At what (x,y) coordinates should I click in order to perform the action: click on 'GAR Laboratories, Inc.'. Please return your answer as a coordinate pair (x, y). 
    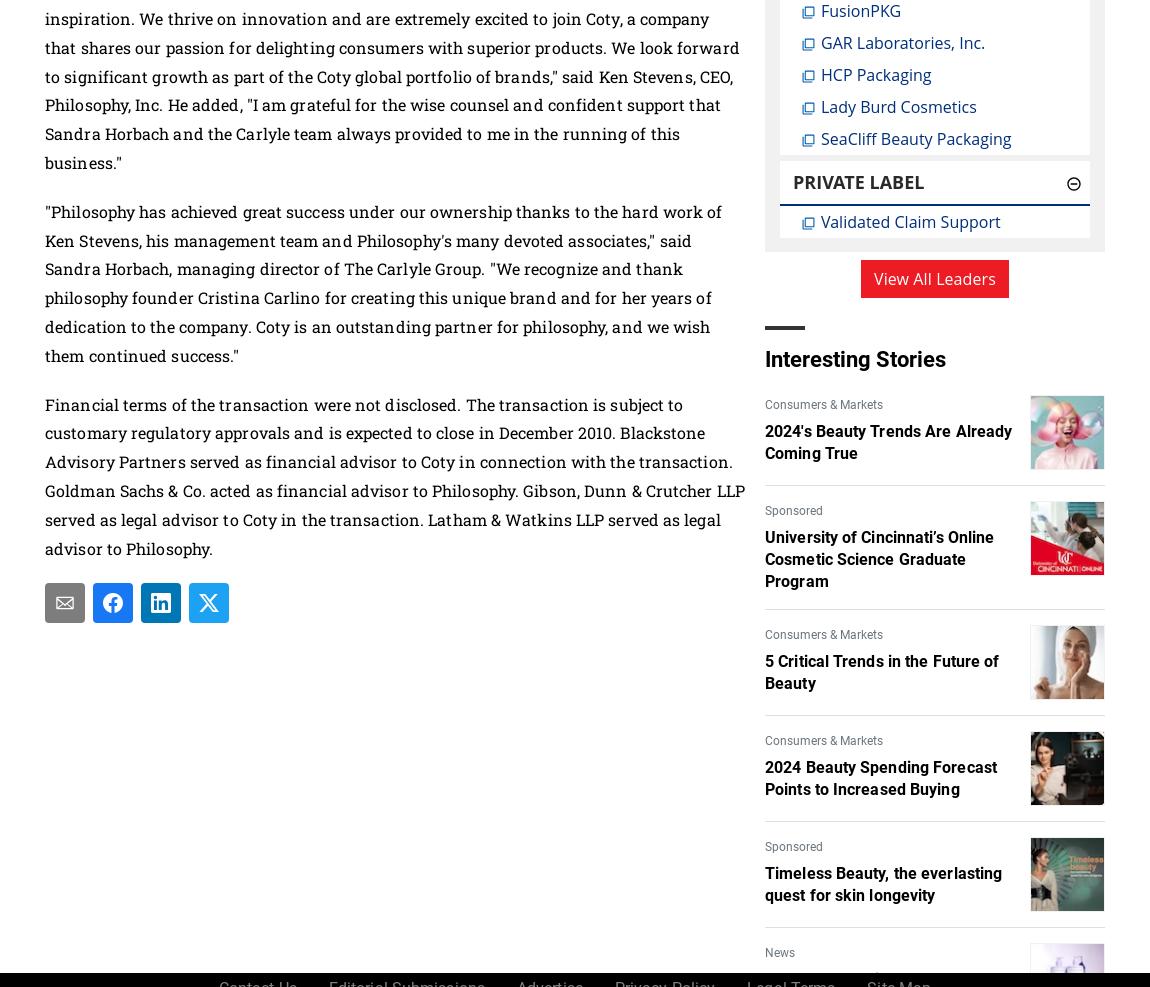
    Looking at the image, I should click on (902, 42).